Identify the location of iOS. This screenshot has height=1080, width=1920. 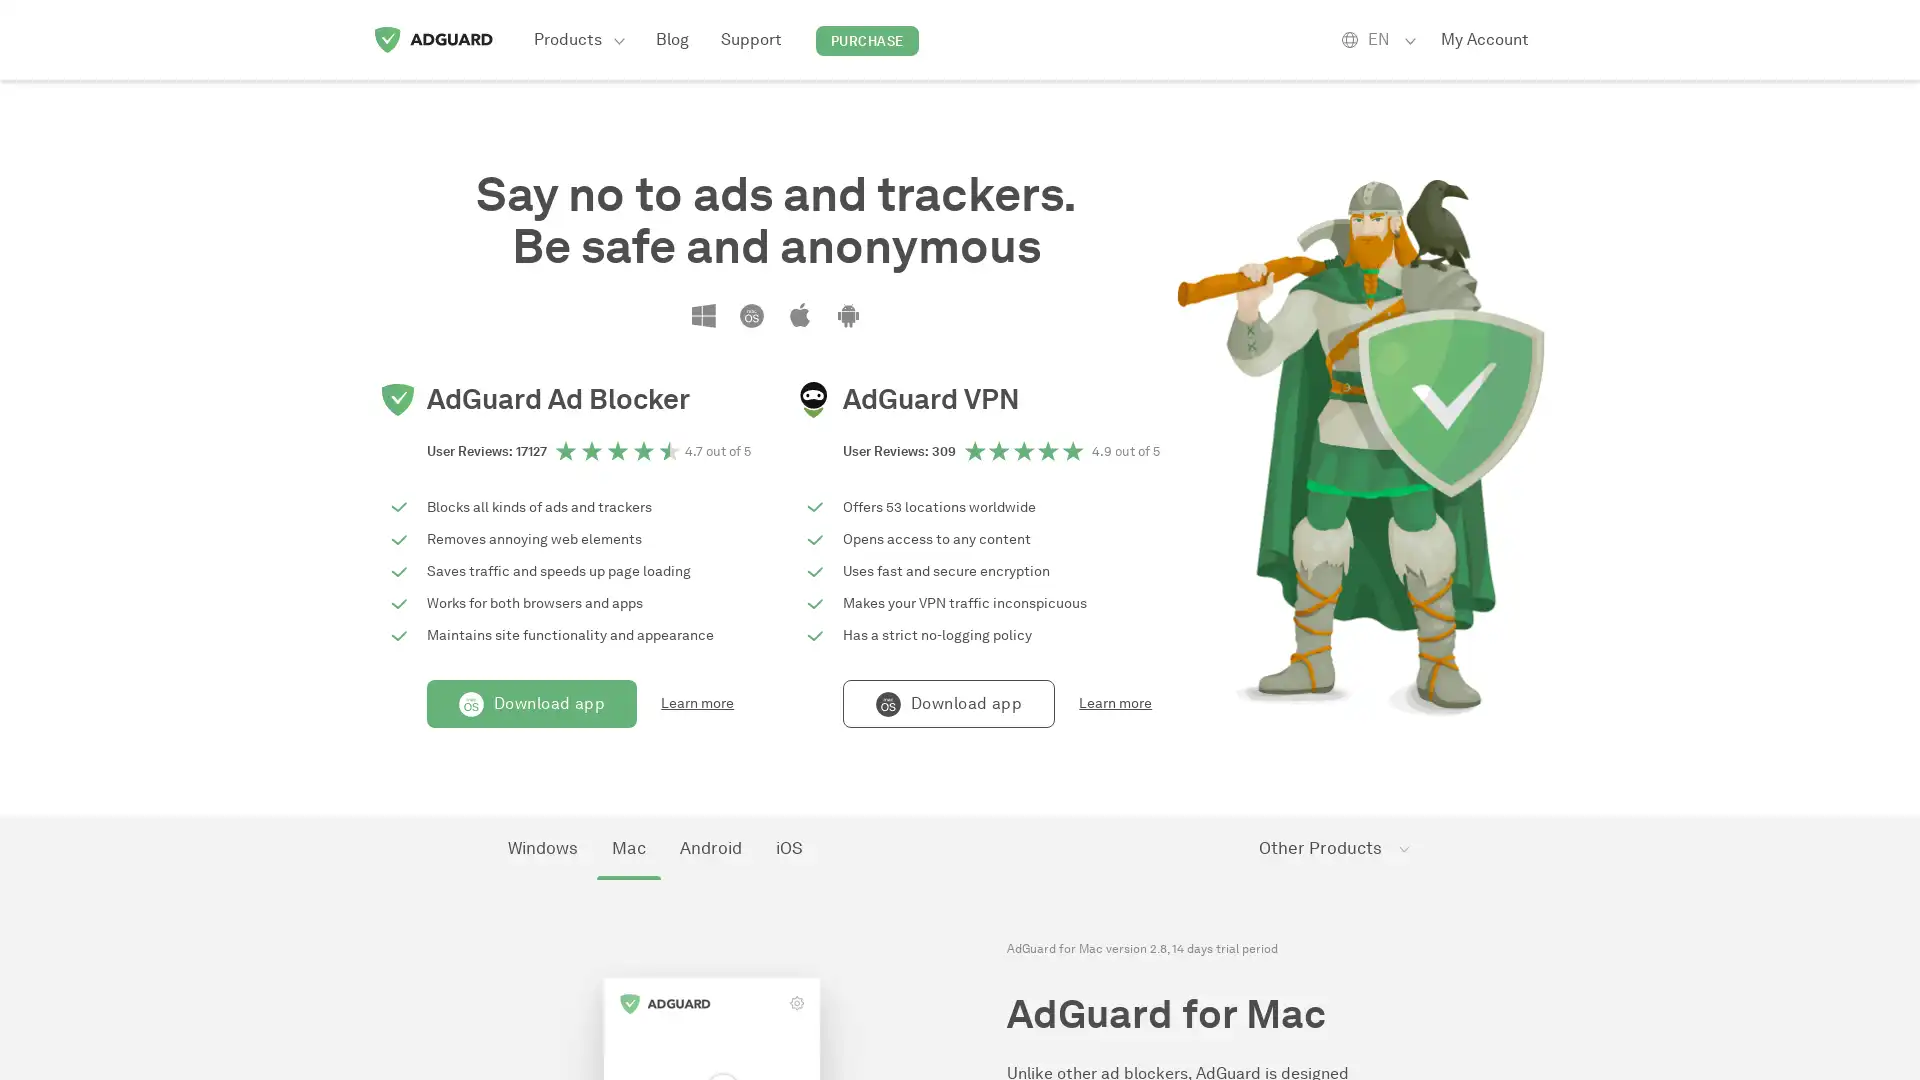
(788, 848).